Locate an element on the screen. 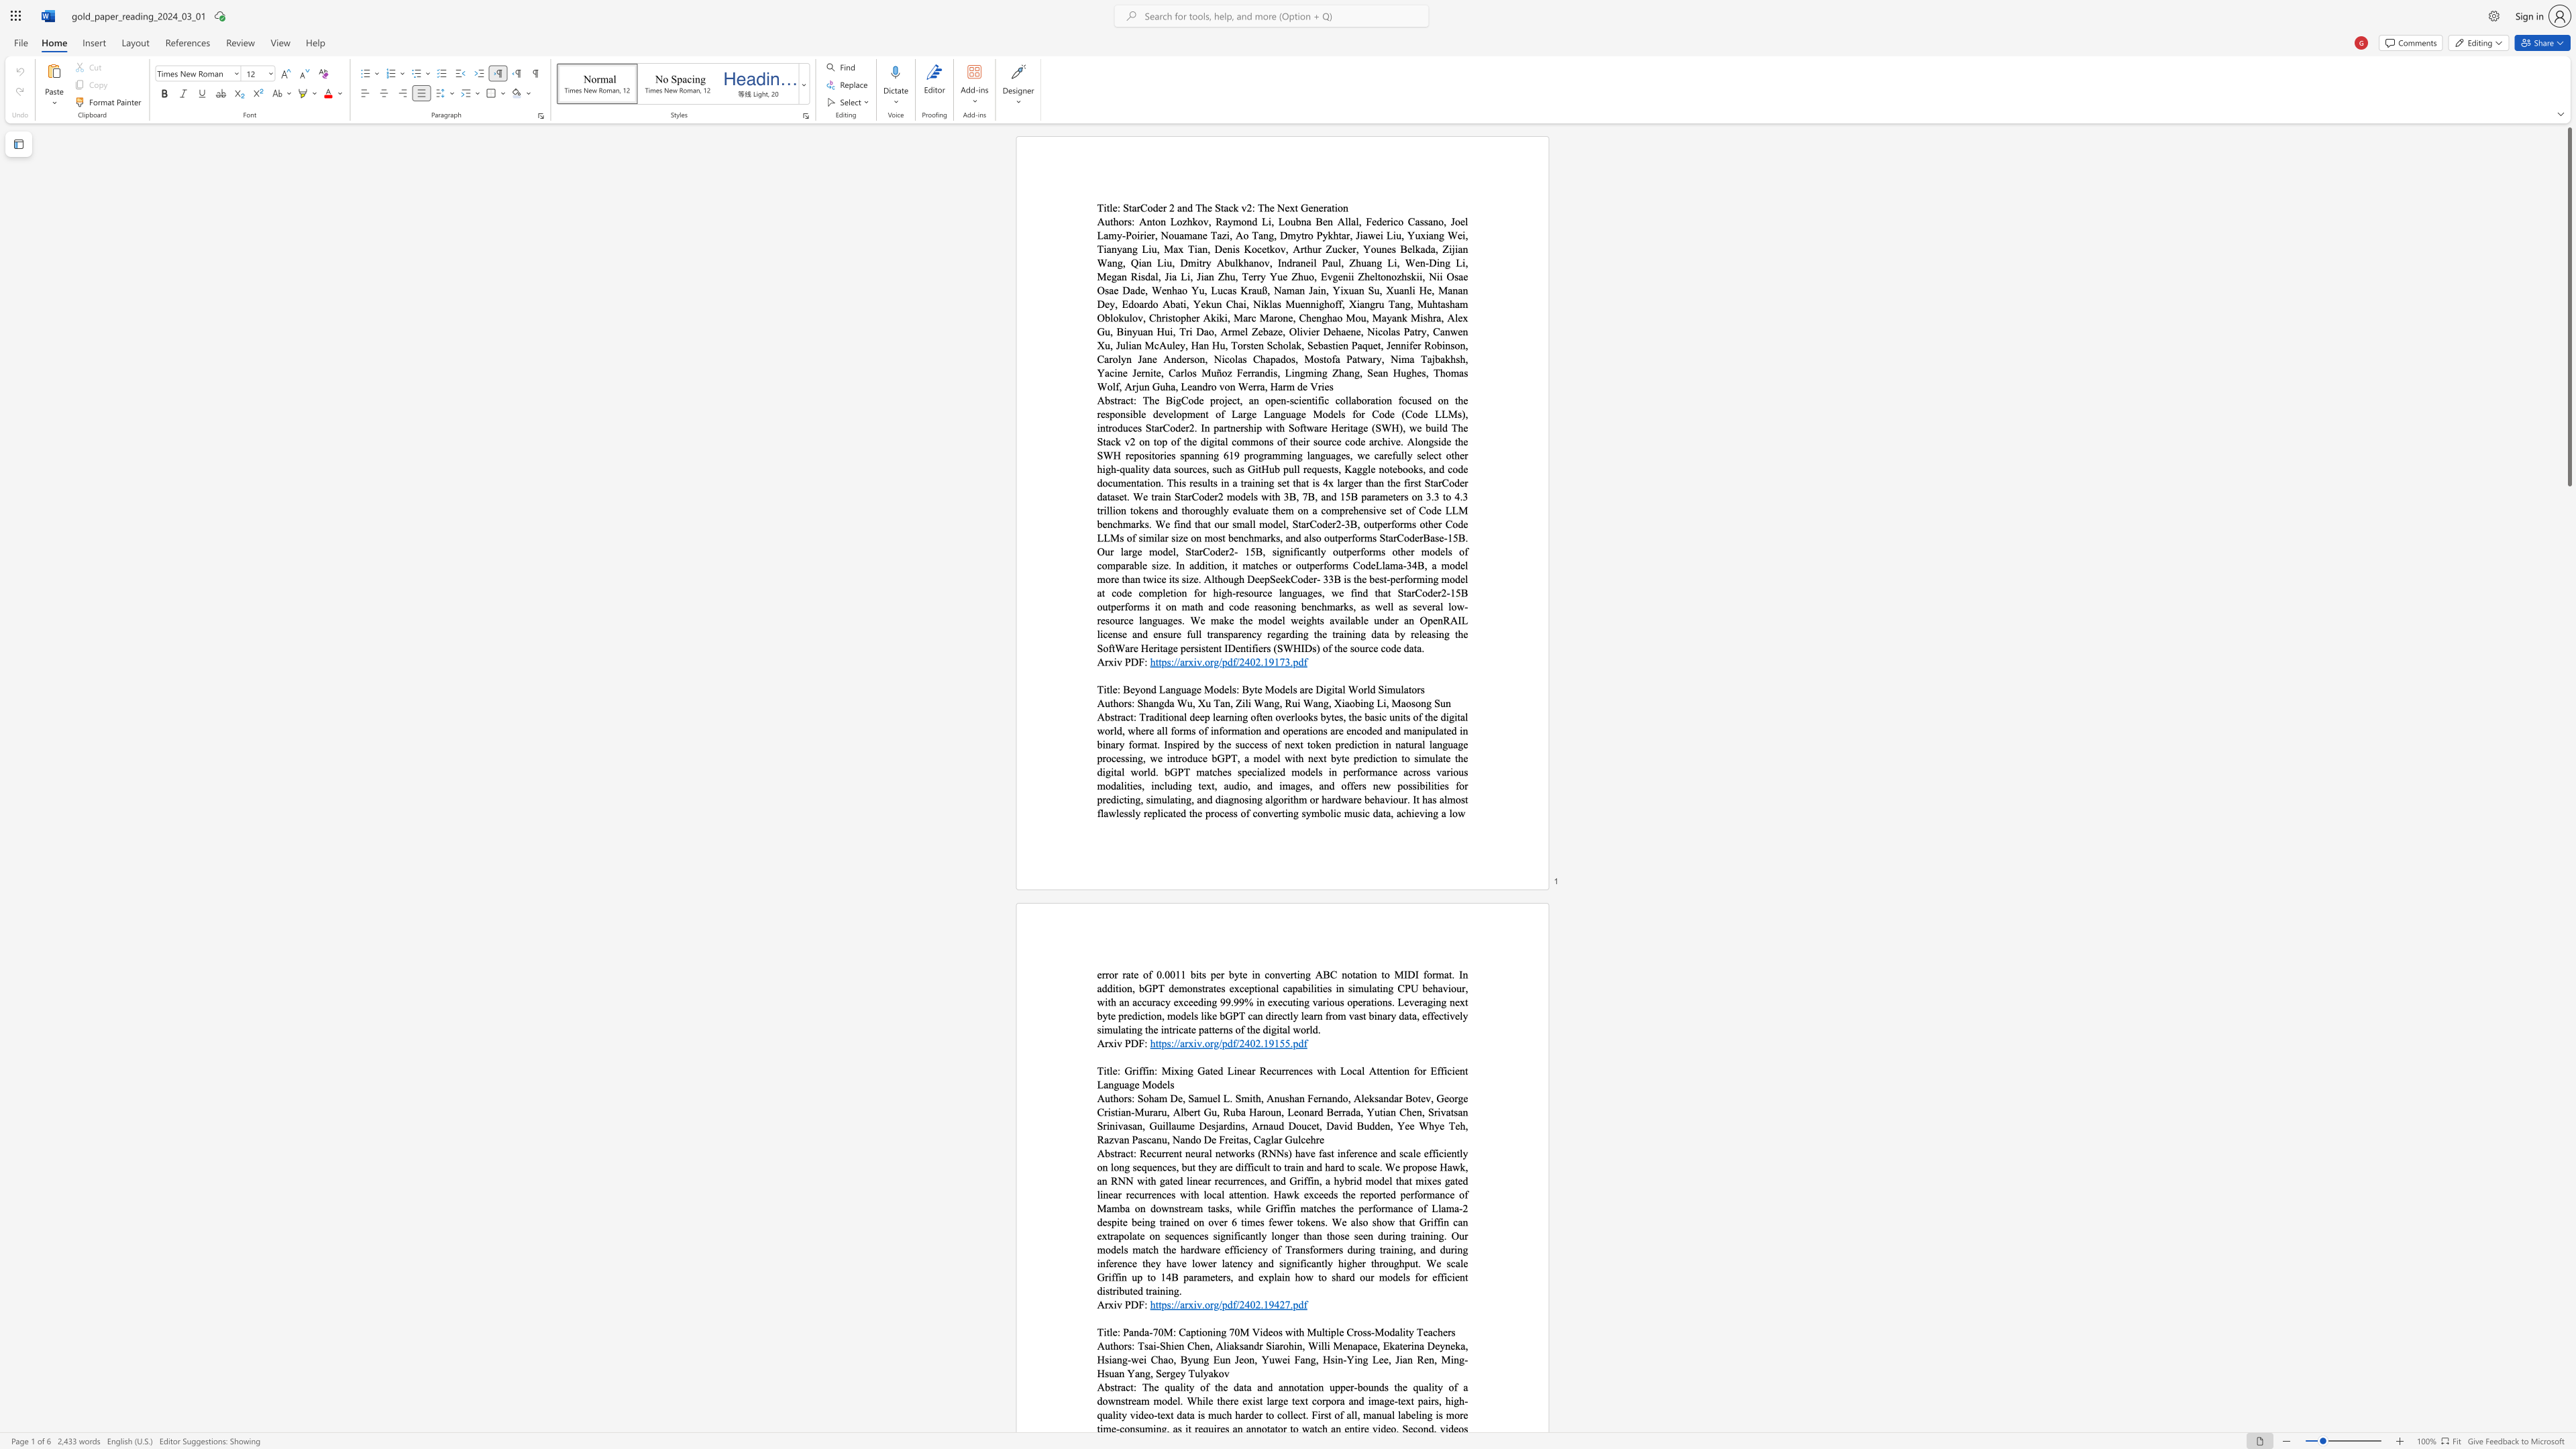 The height and width of the screenshot is (1449, 2576). the scrollbar to slide the page down is located at coordinates (2568, 791).